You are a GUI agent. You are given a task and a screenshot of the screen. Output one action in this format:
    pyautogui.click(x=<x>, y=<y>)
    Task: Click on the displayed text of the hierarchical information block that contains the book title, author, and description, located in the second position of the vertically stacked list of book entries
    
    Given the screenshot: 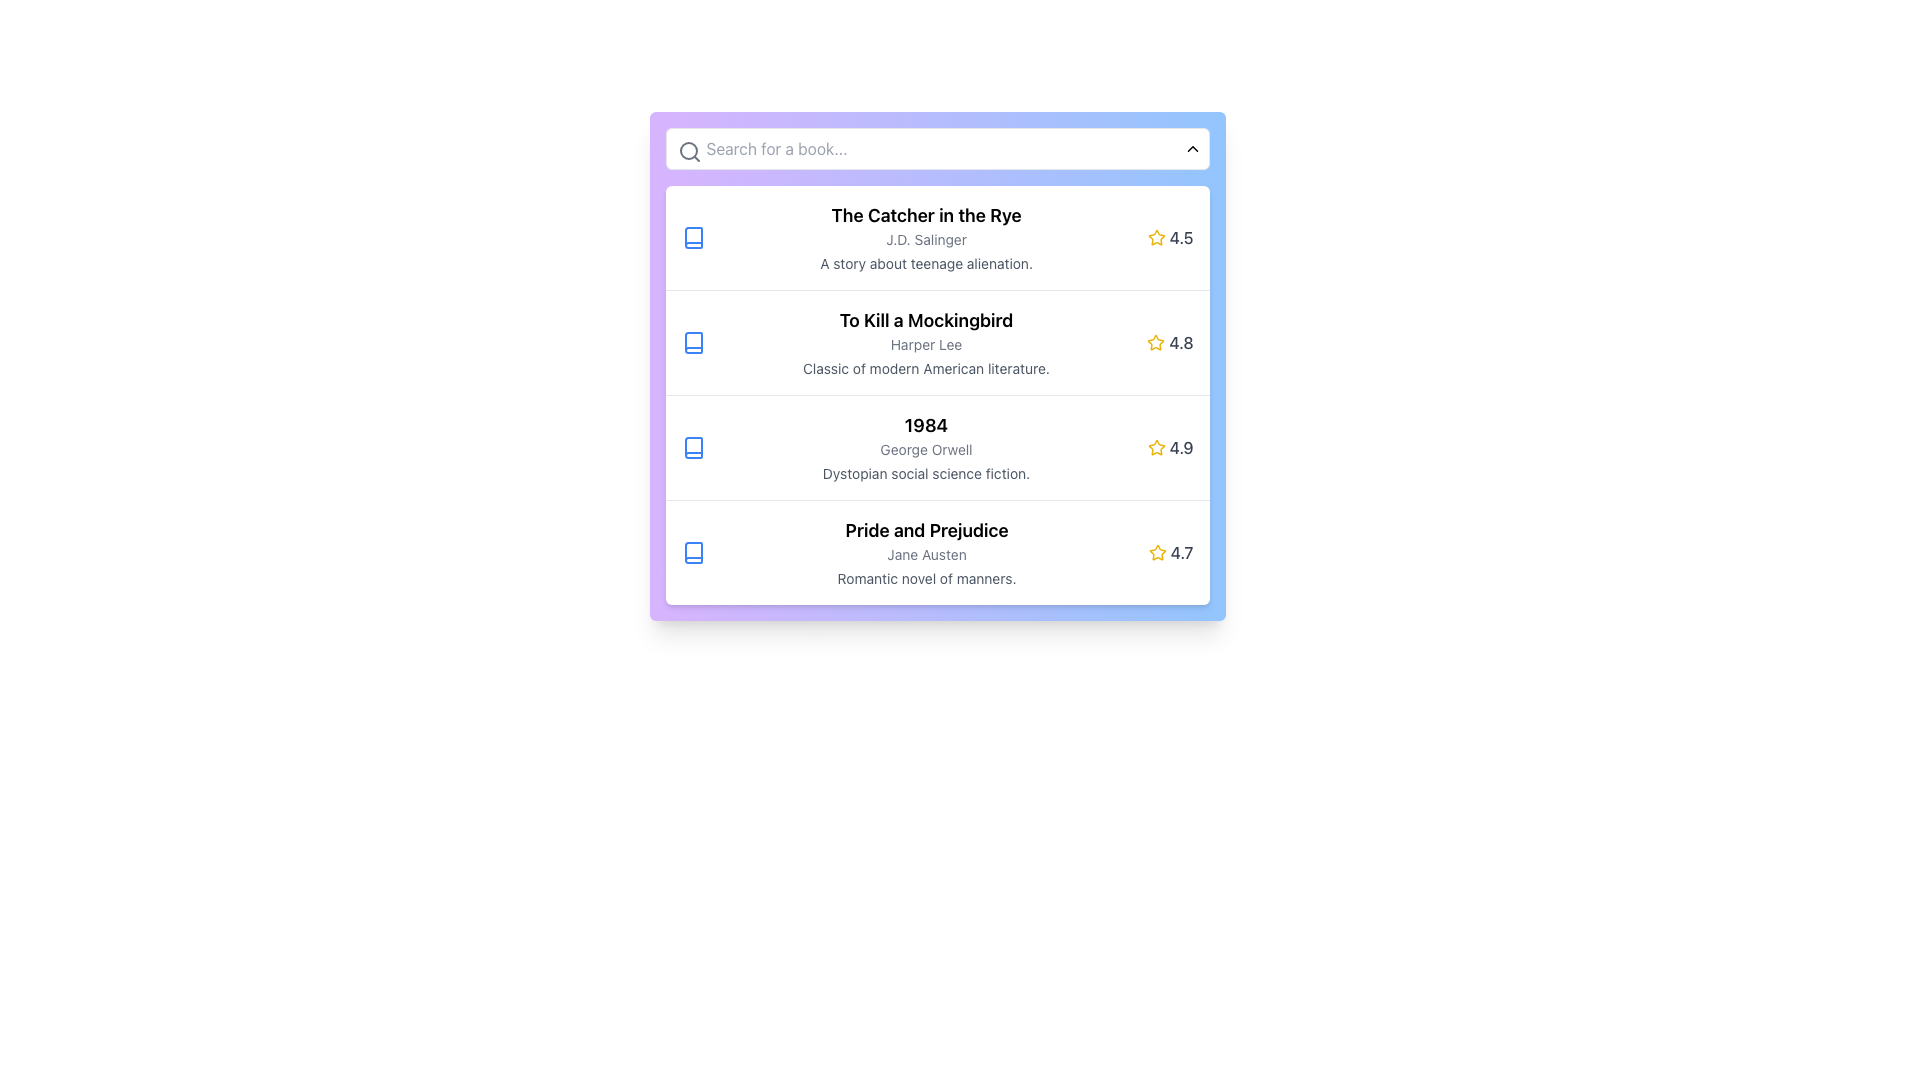 What is the action you would take?
    pyautogui.click(x=925, y=342)
    